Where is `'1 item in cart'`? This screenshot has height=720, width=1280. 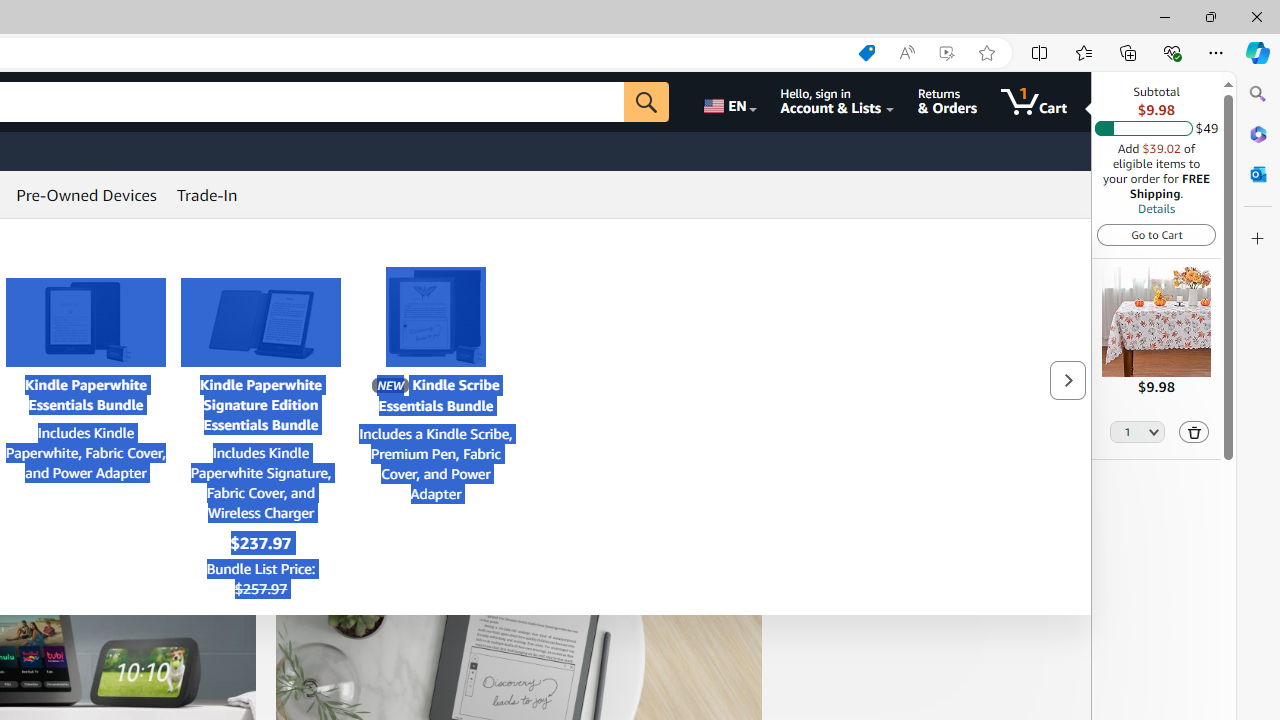
'1 item in cart' is located at coordinates (1034, 101).